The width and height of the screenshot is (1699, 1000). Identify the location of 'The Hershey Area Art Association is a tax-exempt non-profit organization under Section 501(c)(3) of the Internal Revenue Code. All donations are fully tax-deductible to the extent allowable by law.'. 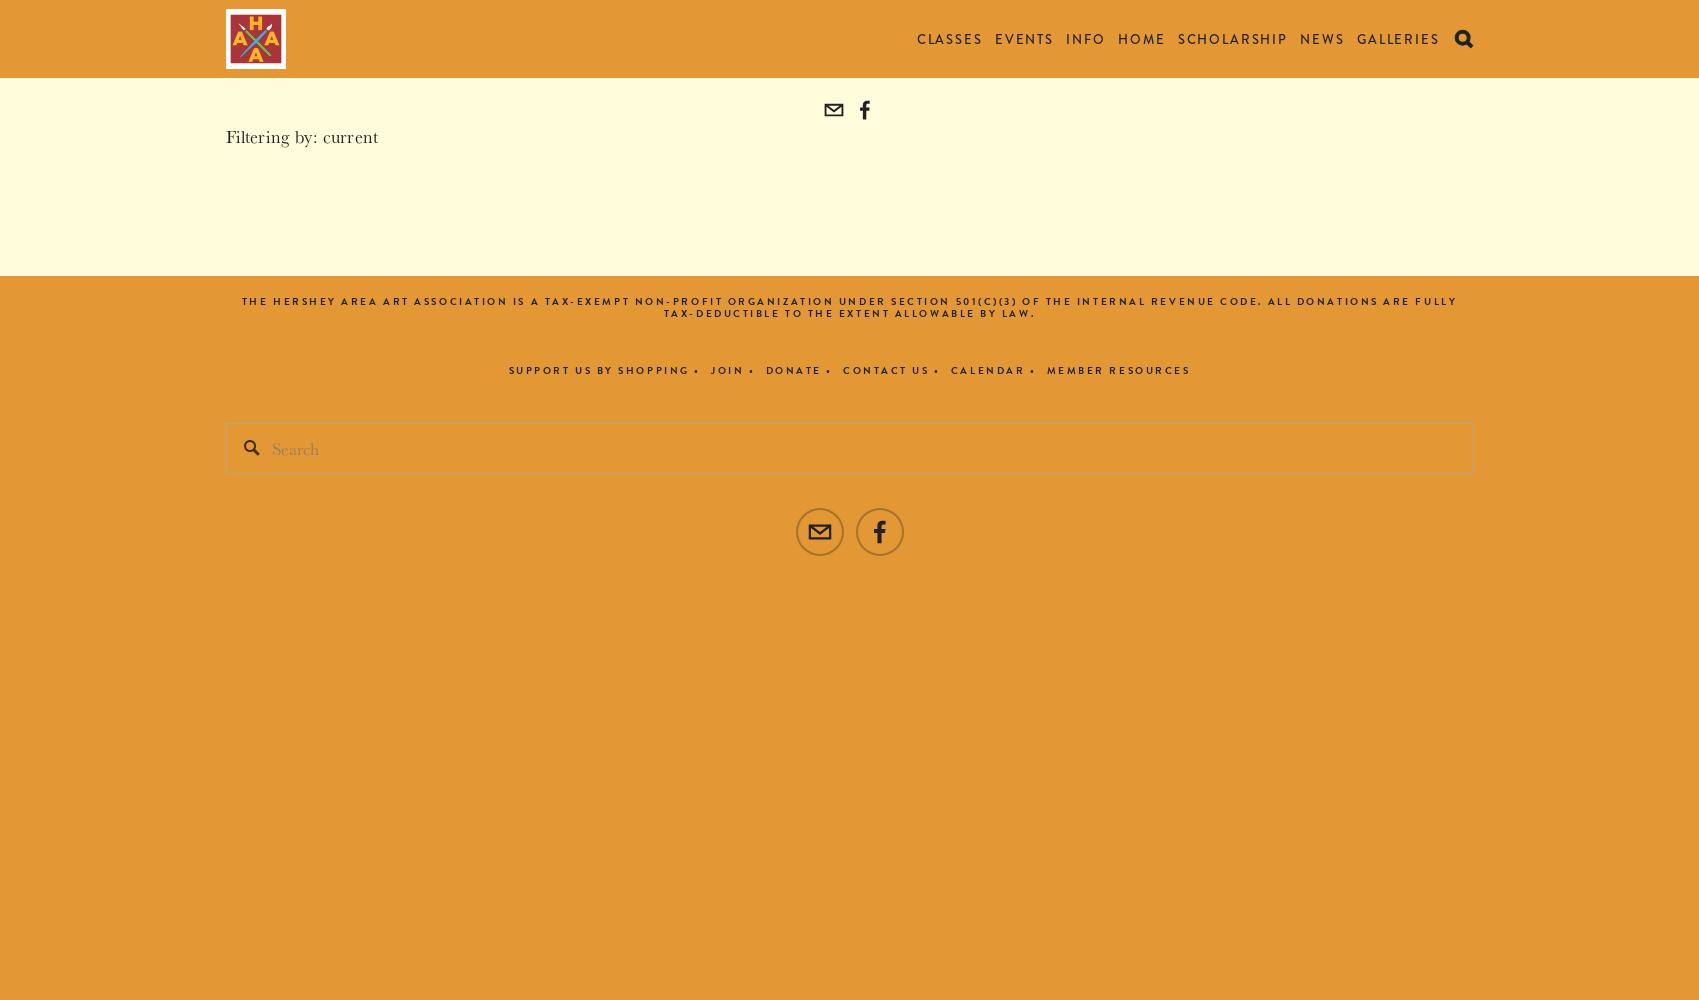
(848, 307).